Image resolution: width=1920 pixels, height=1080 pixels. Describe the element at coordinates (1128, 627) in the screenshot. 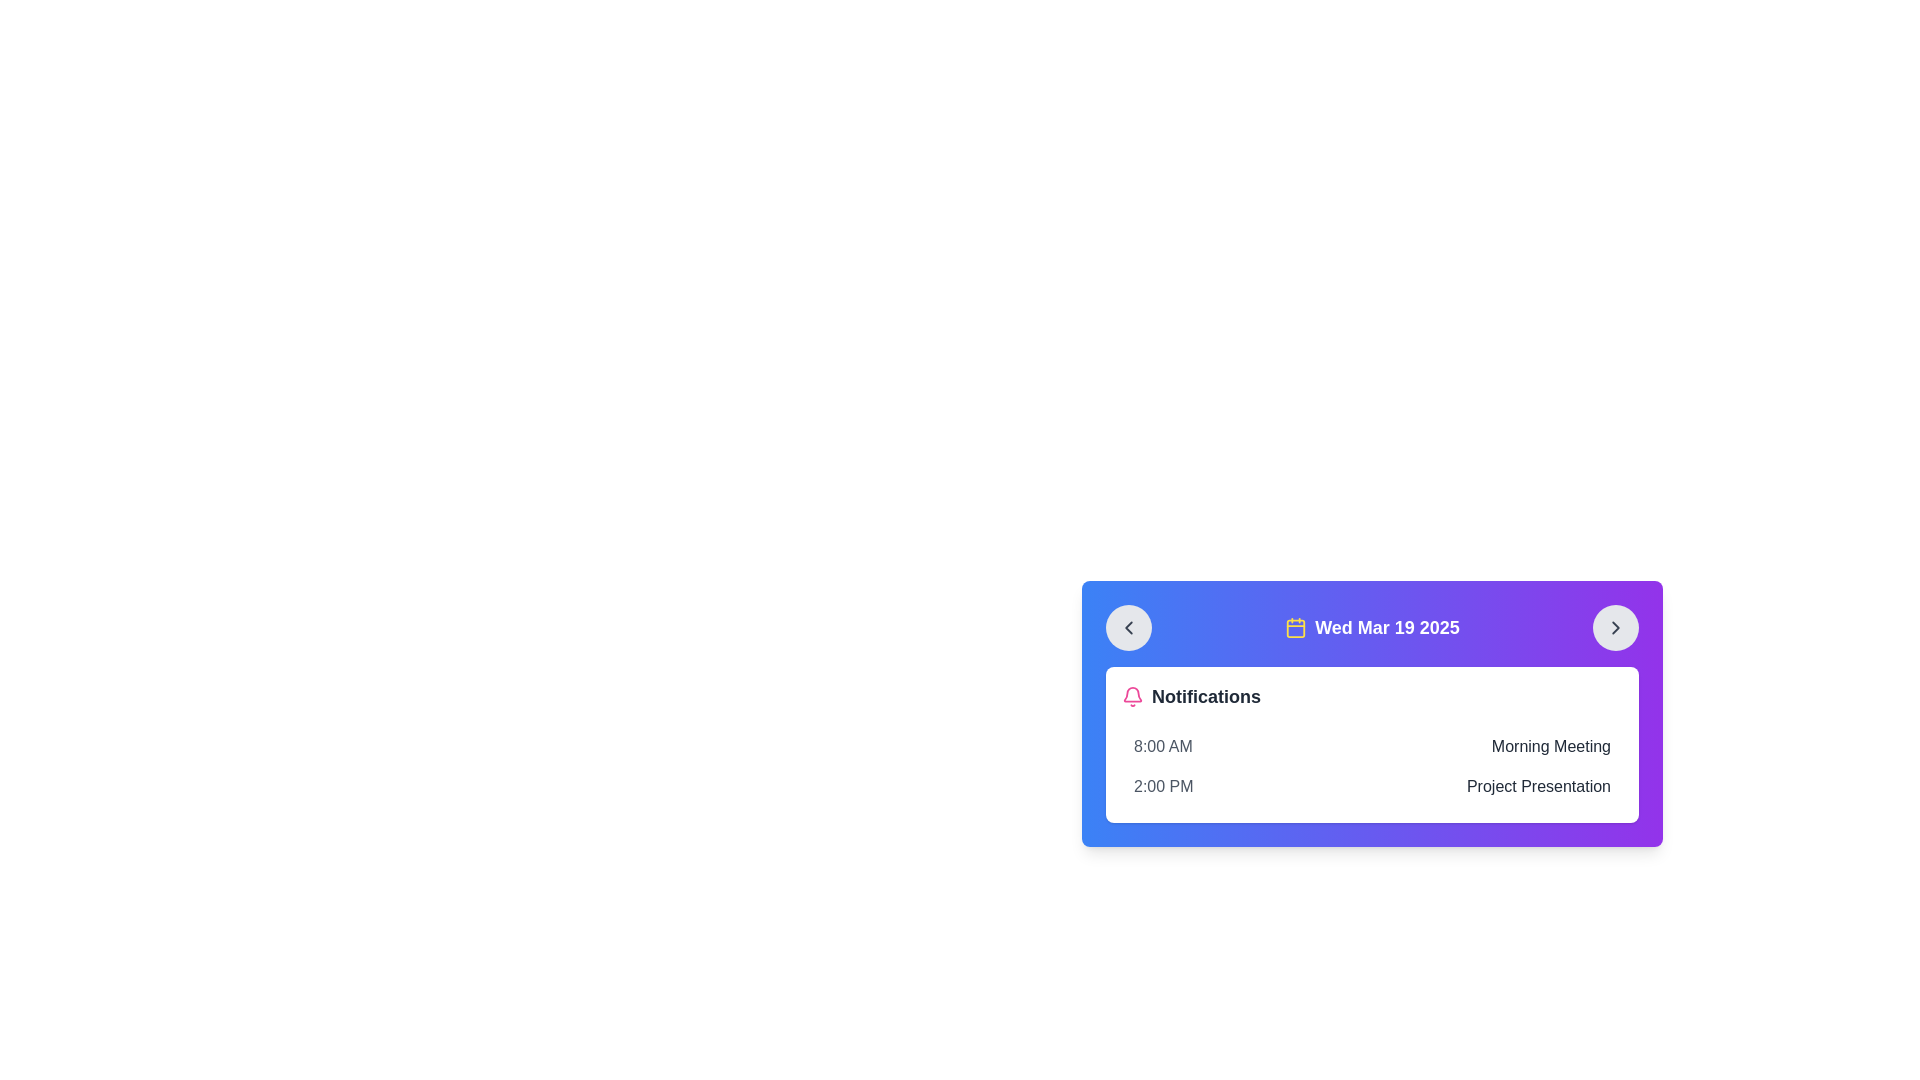

I see `the small leftward arrow icon with a chevron design inside a circular button at the top left corner of a notification card` at that location.